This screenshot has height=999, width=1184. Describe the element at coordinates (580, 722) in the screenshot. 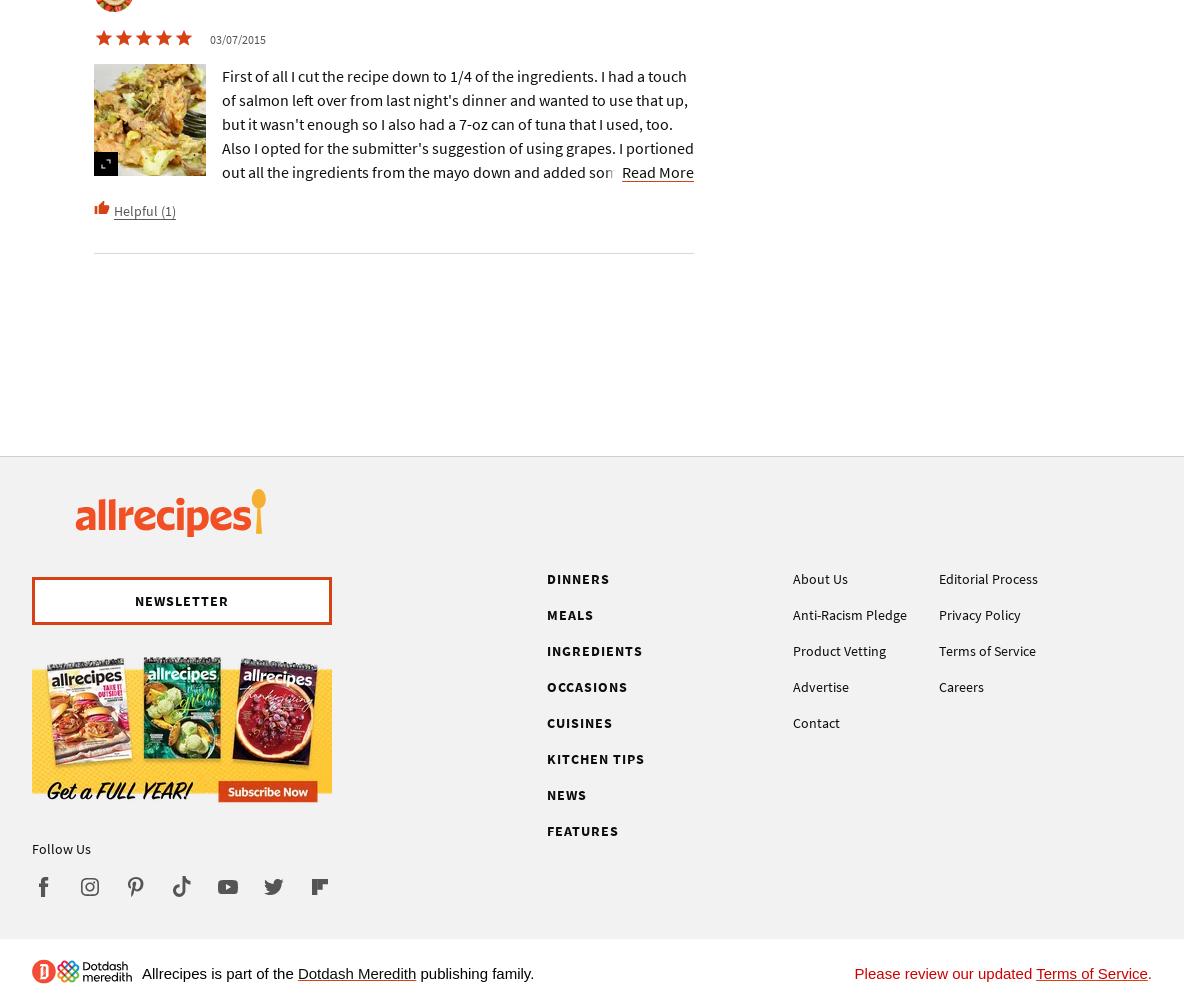

I see `'Cuisines'` at that location.